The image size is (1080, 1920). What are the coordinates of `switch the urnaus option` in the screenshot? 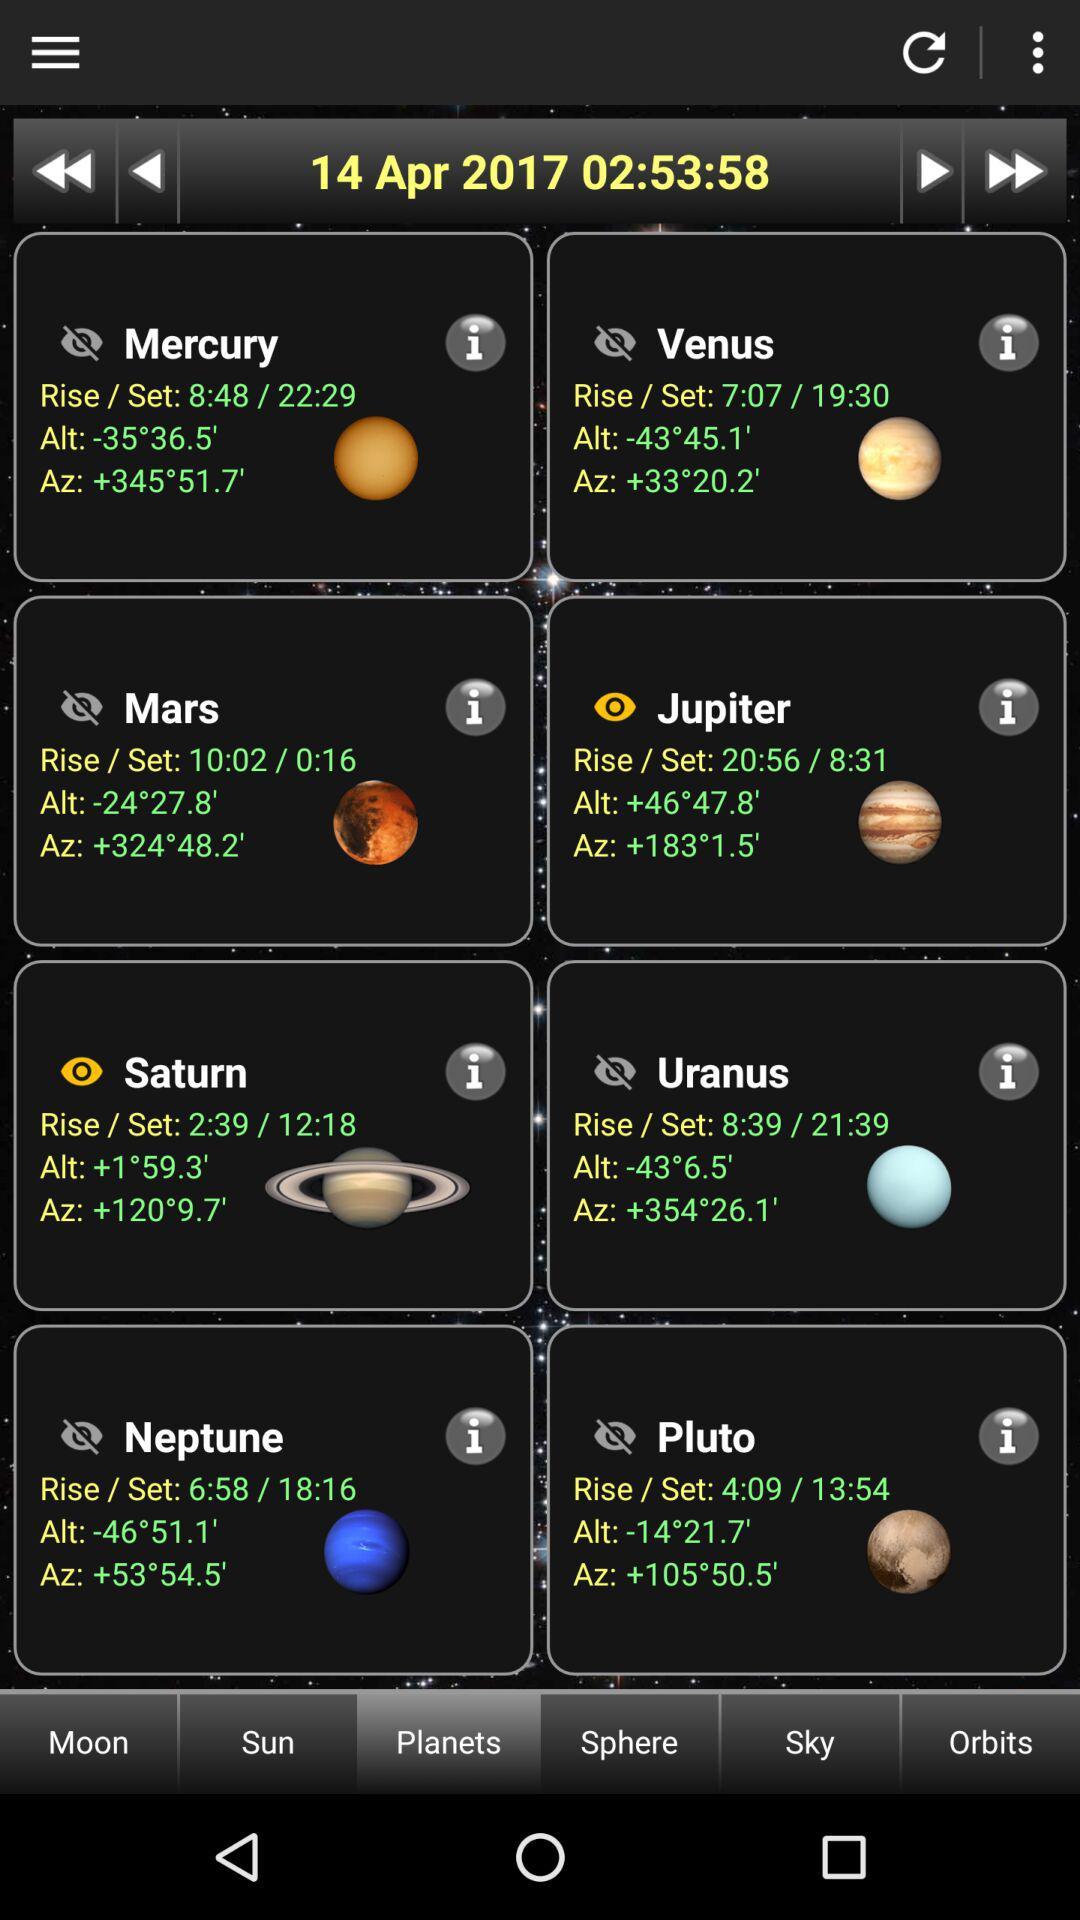 It's located at (613, 1070).